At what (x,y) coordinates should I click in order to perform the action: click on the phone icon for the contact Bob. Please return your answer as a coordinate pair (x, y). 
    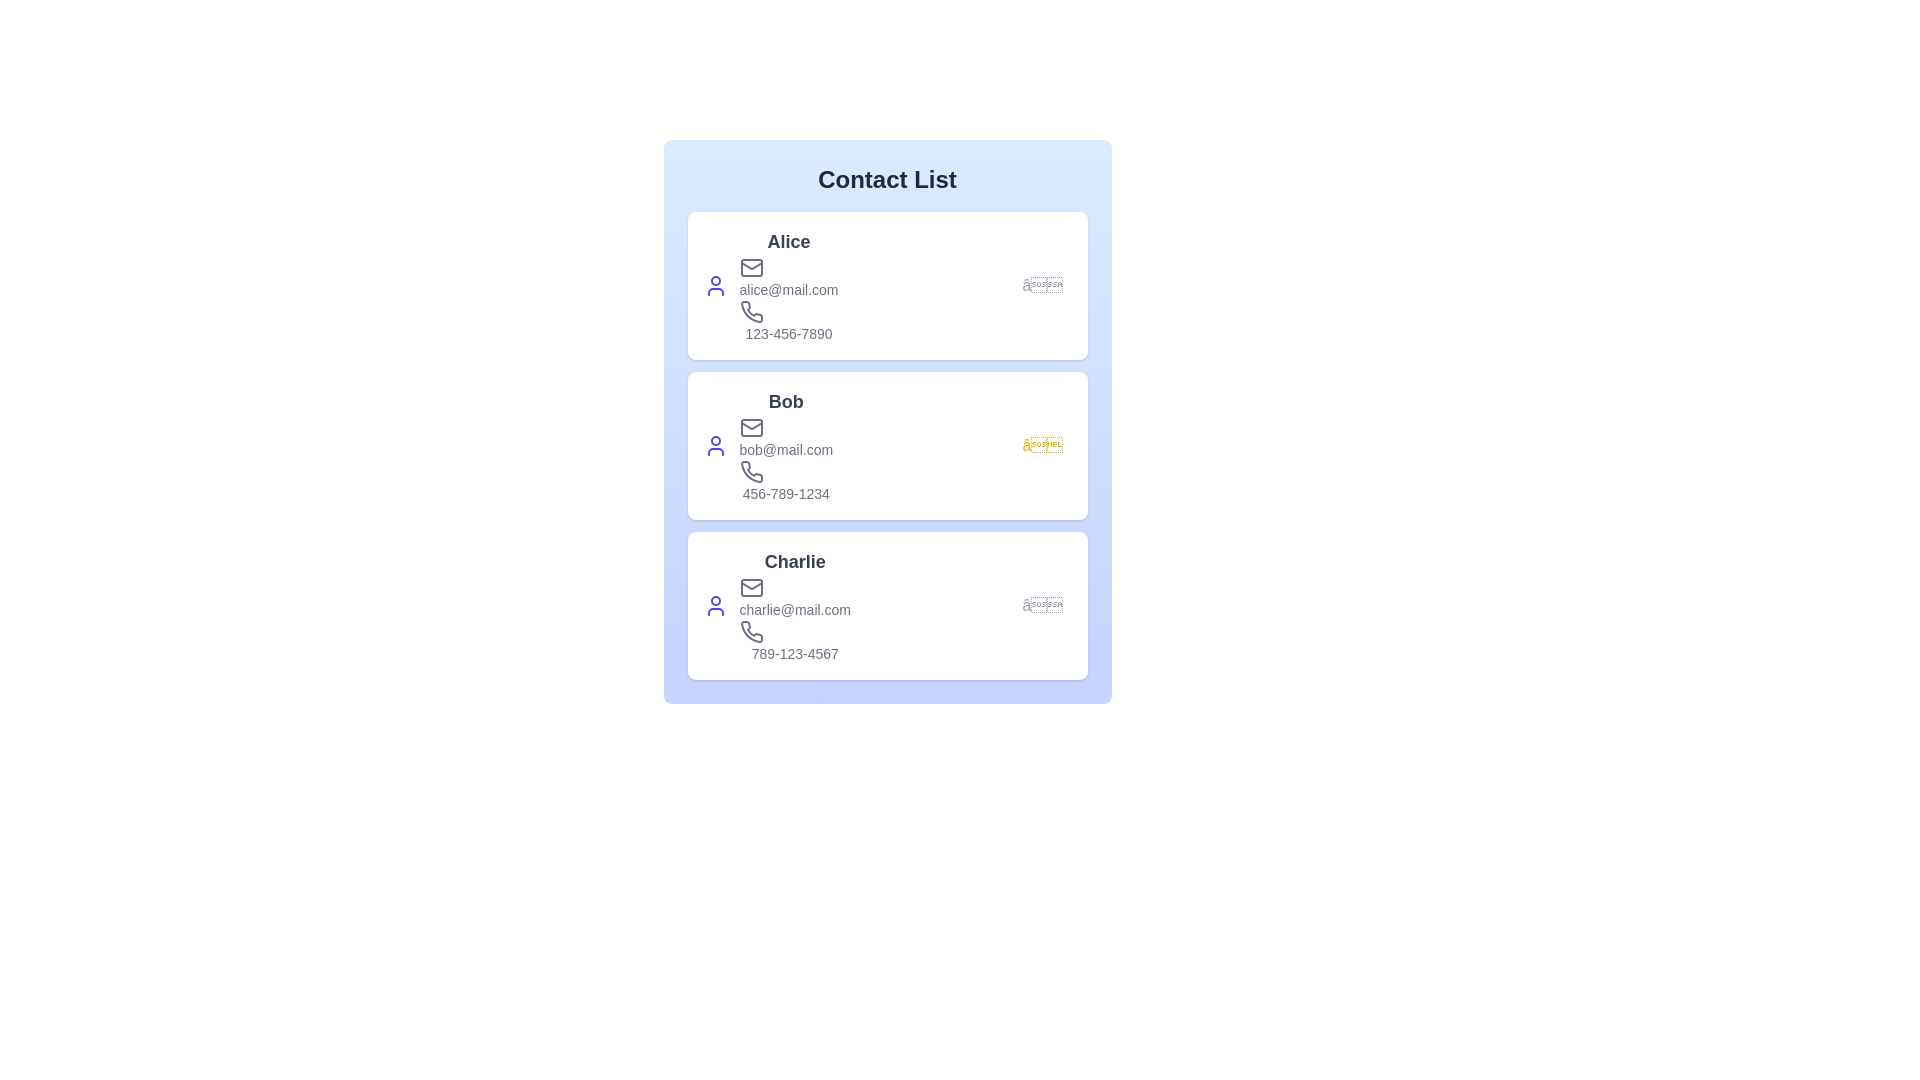
    Looking at the image, I should click on (750, 471).